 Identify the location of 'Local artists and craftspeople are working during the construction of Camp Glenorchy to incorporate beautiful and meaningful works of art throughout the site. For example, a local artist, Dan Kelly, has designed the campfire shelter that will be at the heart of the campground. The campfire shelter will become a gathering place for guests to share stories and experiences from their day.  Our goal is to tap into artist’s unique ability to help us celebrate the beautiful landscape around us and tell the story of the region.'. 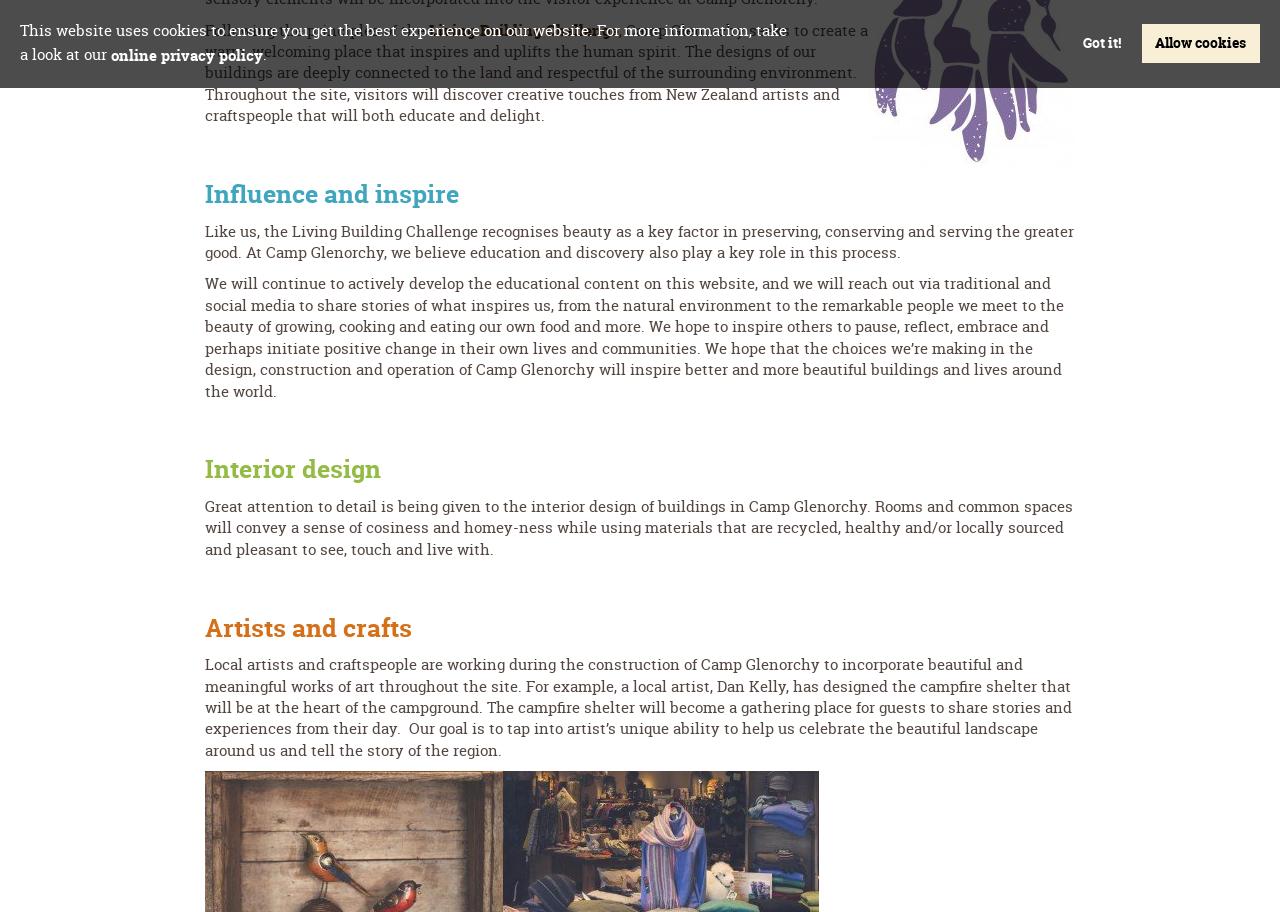
(637, 706).